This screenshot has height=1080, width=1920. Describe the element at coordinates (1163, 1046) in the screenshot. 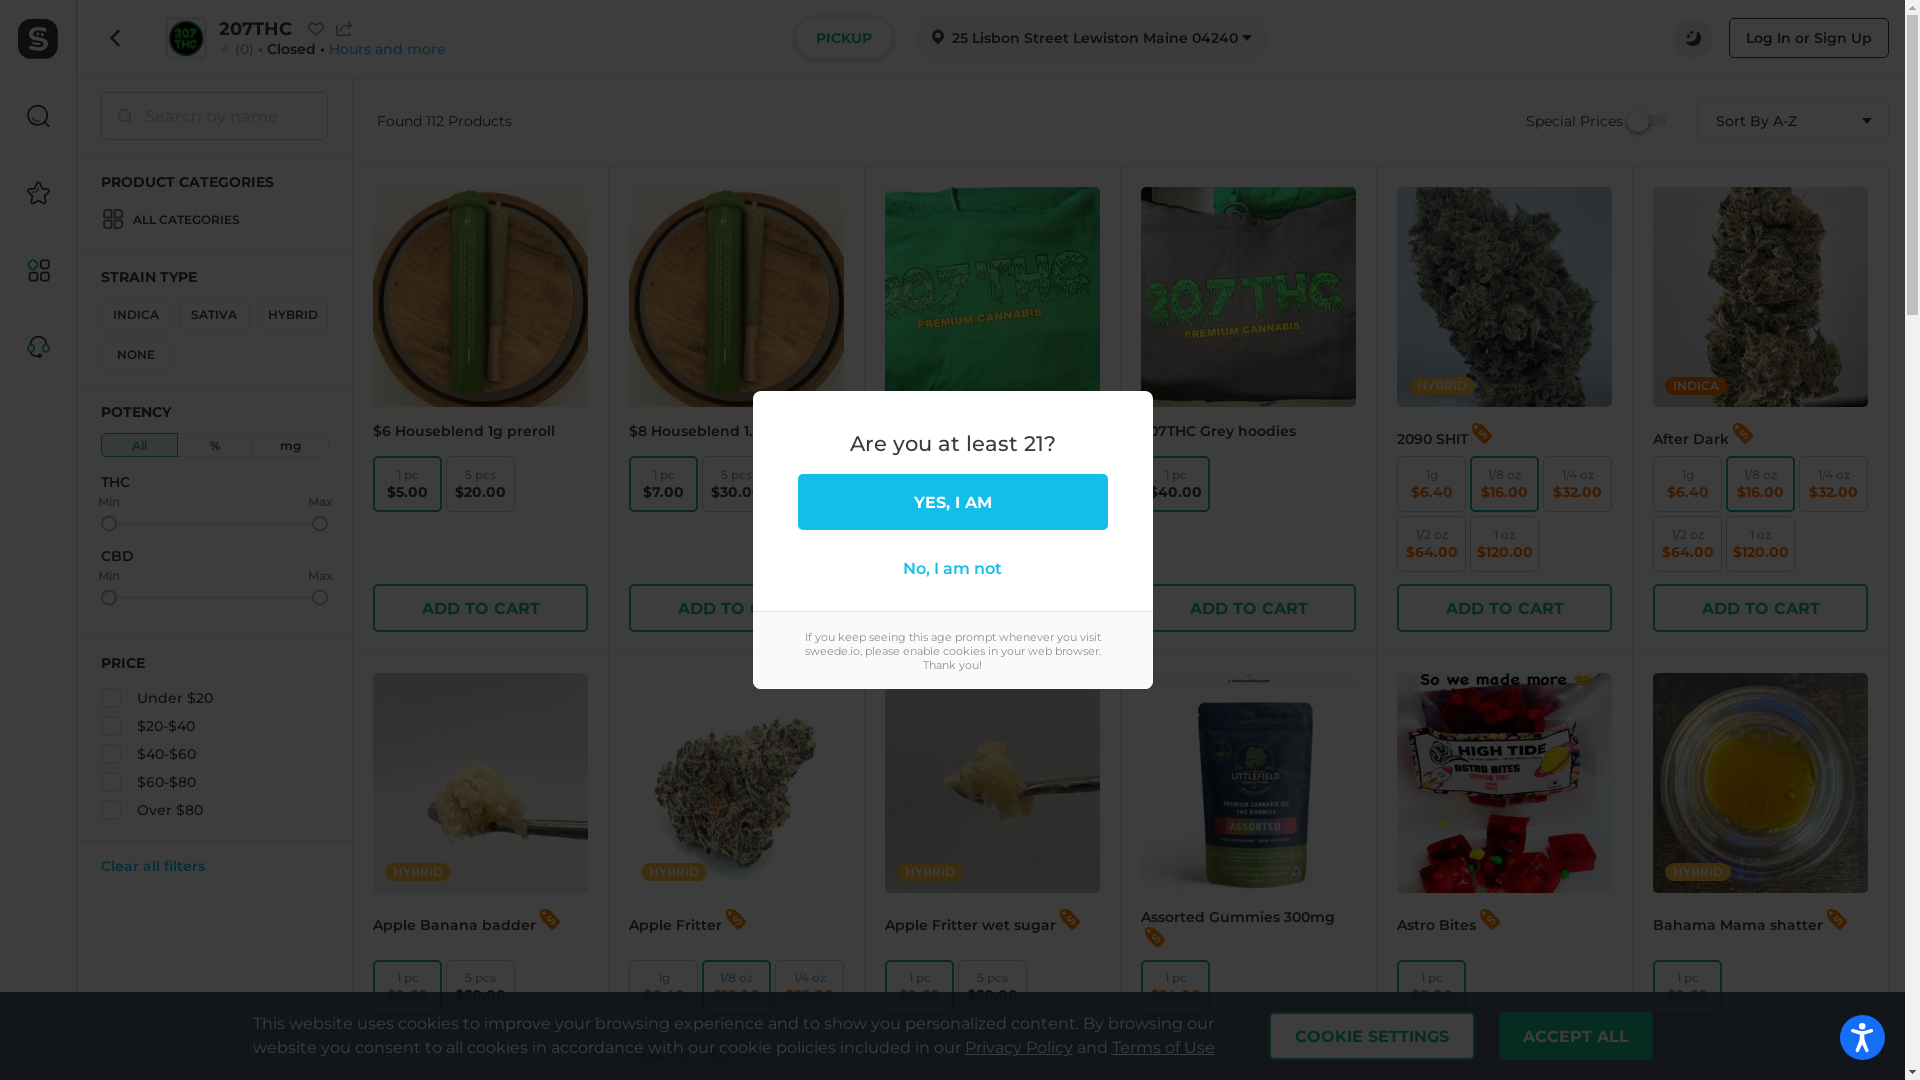

I see `'Terms of Use'` at that location.